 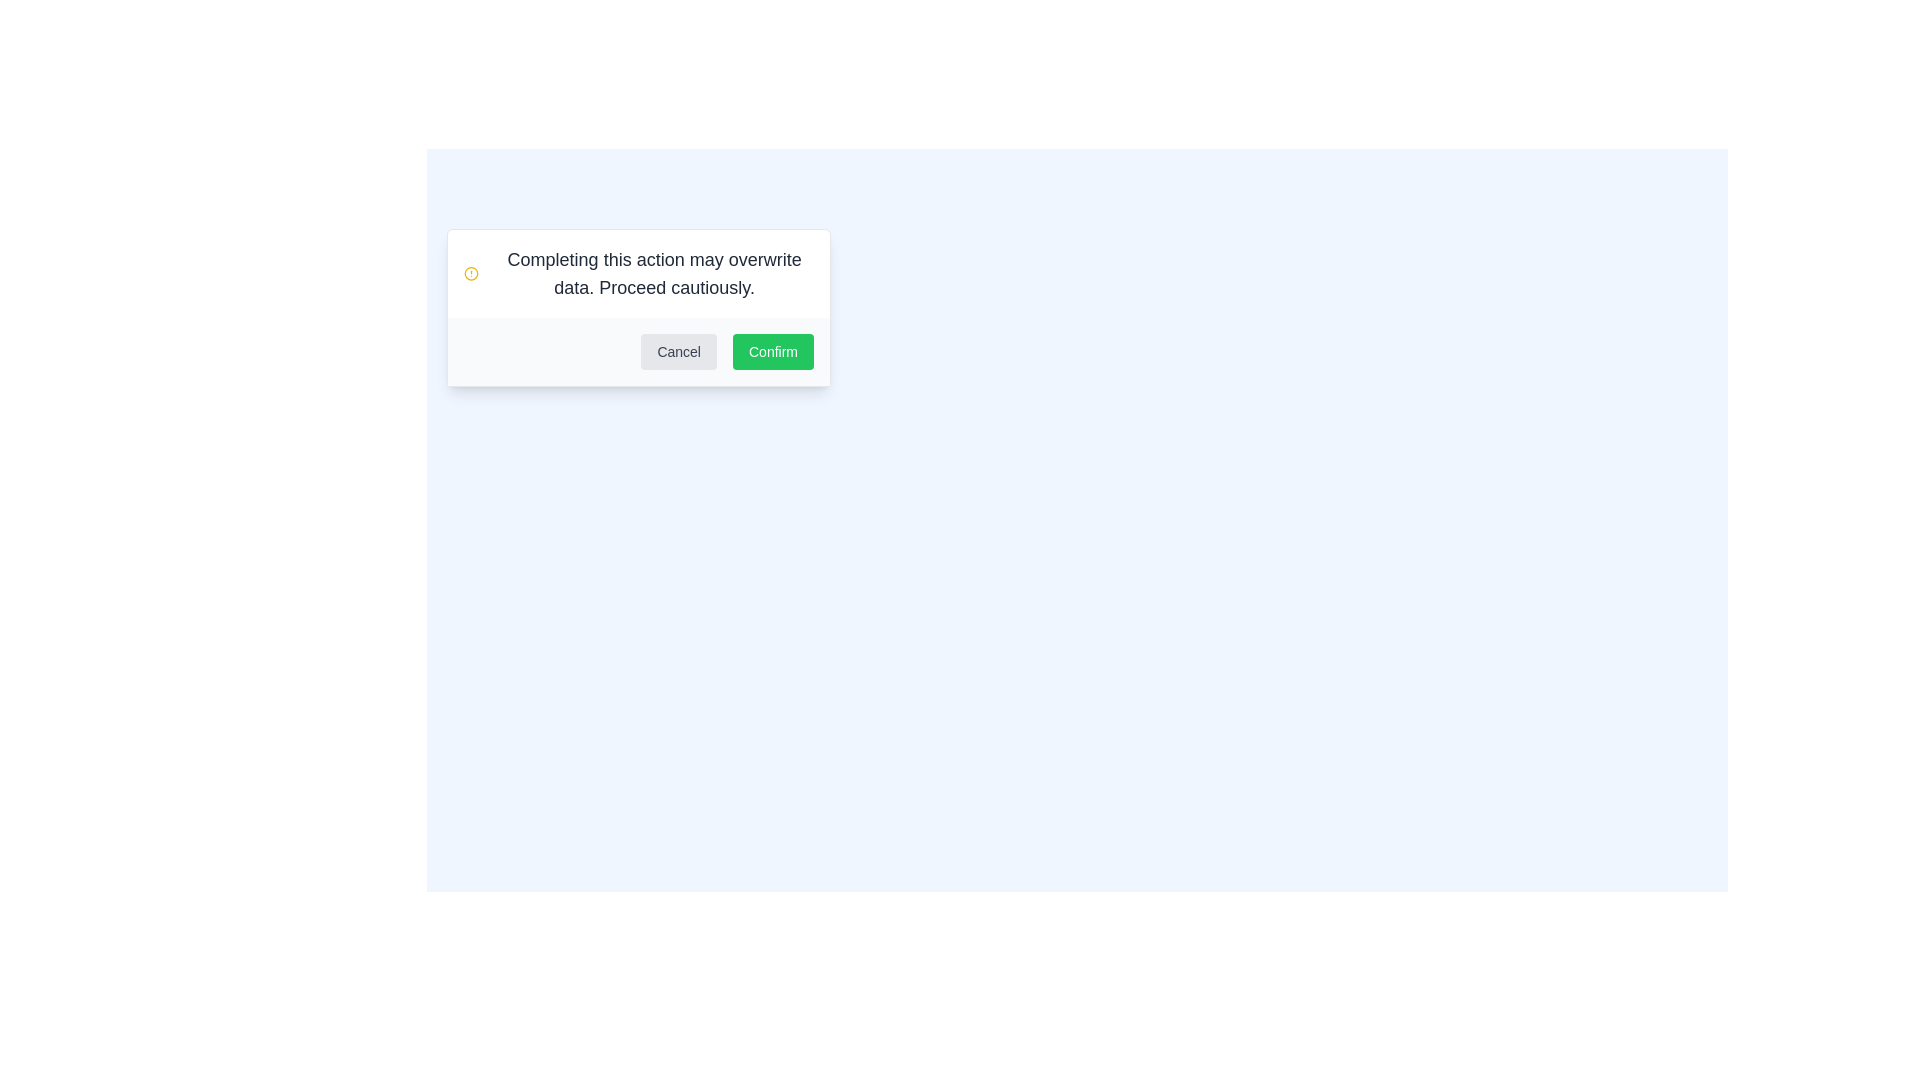 What do you see at coordinates (637, 273) in the screenshot?
I see `the alert message that warns about data overwriting, which contains the text 'Completing this action may overwrite data. Proceed cautiously.' and features a yellow circular alert icon` at bounding box center [637, 273].